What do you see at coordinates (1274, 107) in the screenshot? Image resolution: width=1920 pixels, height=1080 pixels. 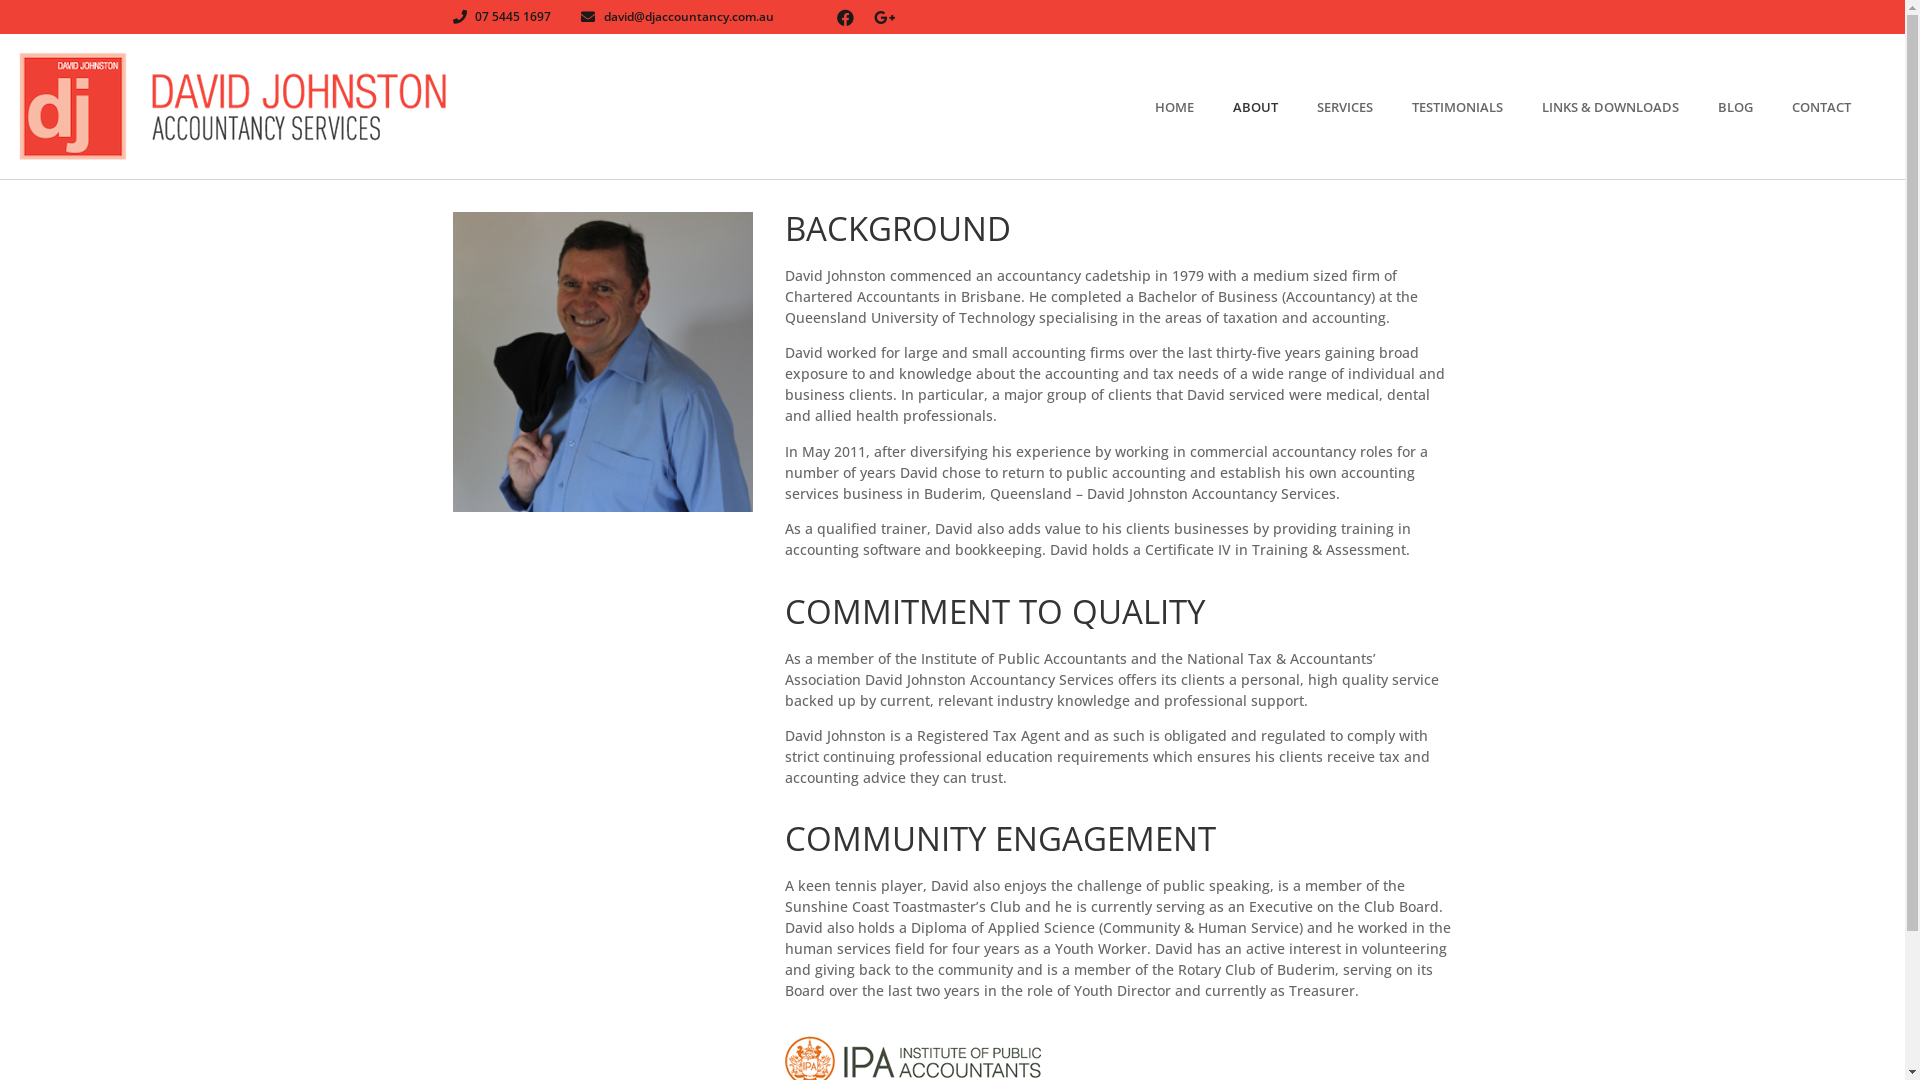 I see `'ABOUT'` at bounding box center [1274, 107].